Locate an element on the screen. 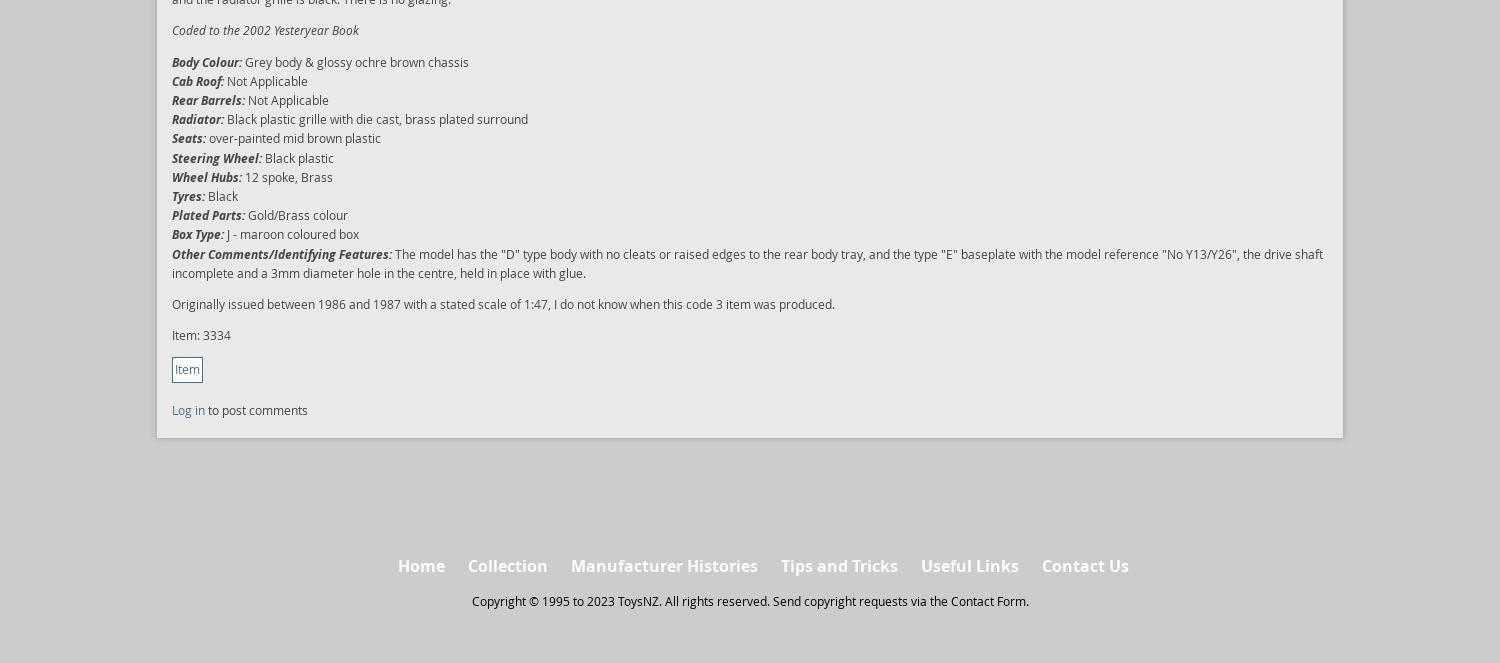 The image size is (1500, 663). 'Black' is located at coordinates (220, 193).